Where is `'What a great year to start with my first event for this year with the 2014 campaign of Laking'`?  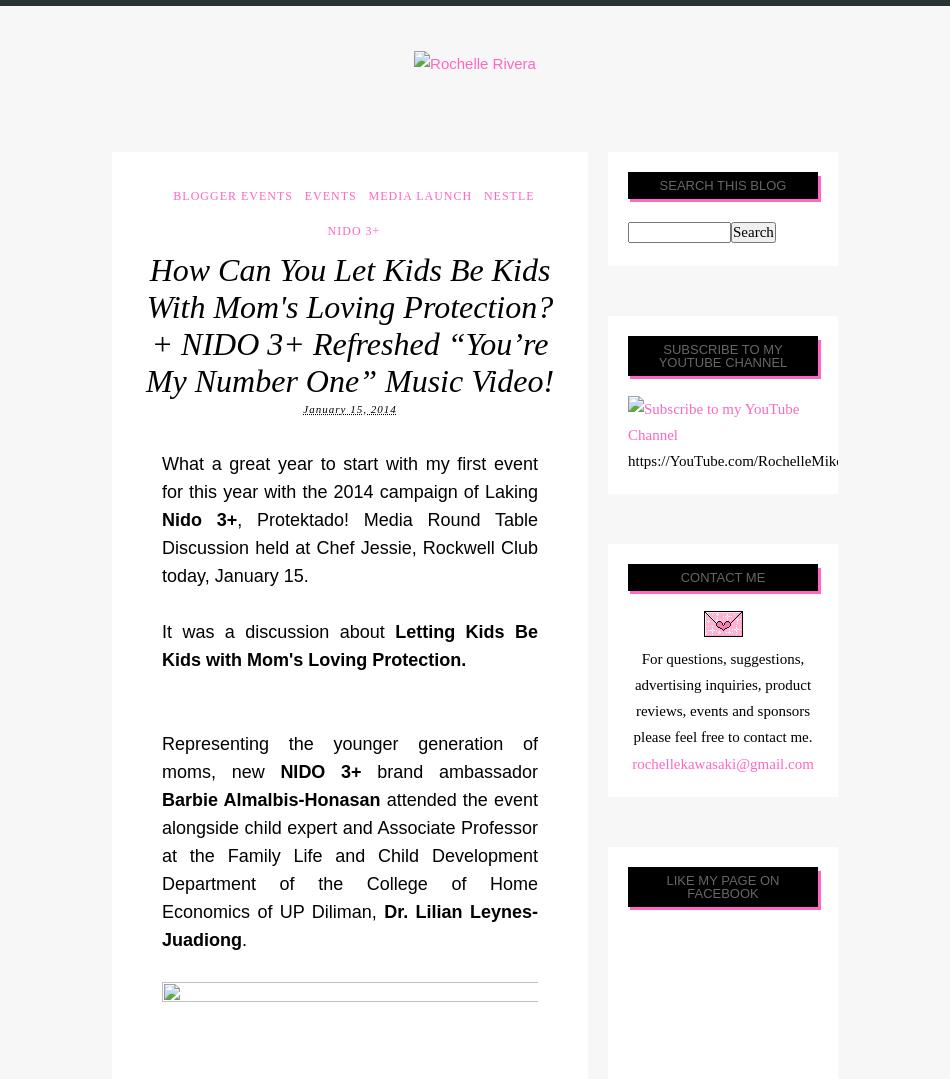
'What a great year to start with my first event for this year with the 2014 campaign of Laking' is located at coordinates (348, 476).